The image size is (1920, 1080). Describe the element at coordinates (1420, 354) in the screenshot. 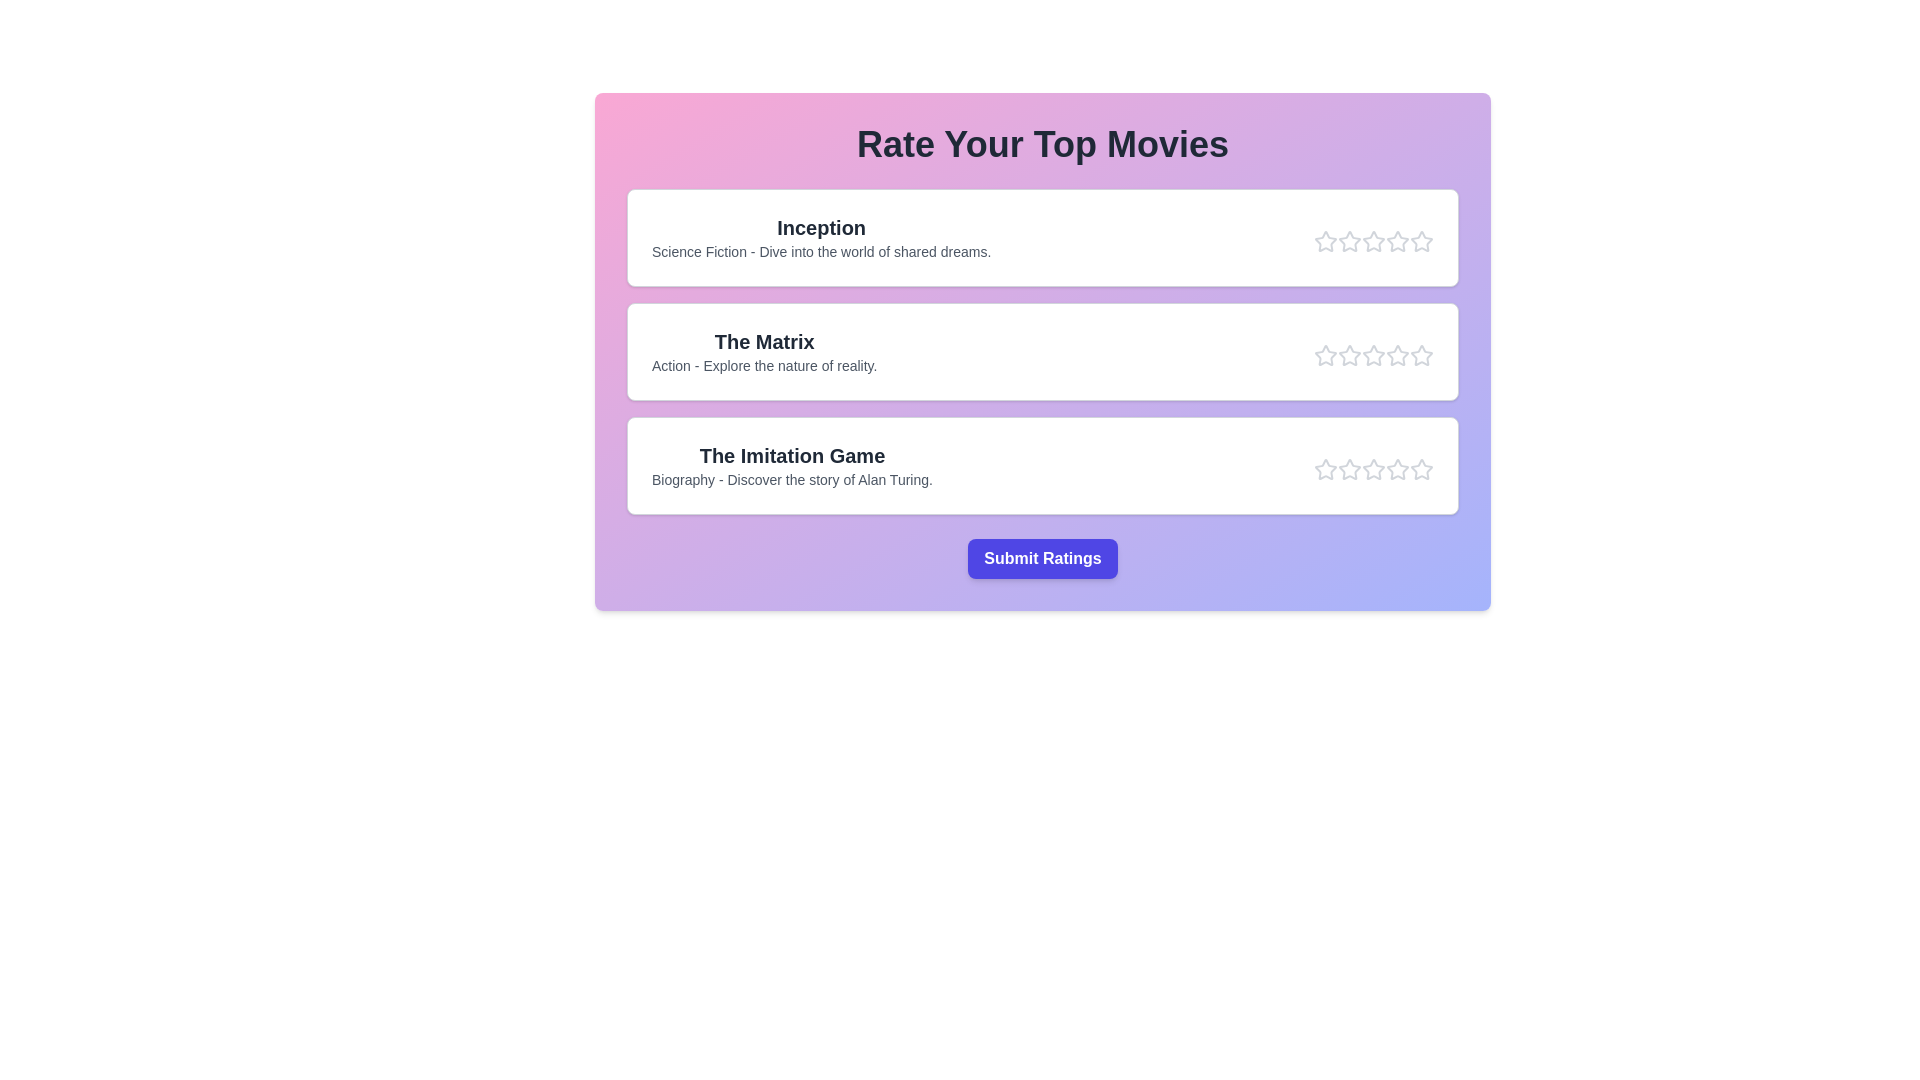

I see `the star corresponding to the rating 5 for the movie The Matrix` at that location.